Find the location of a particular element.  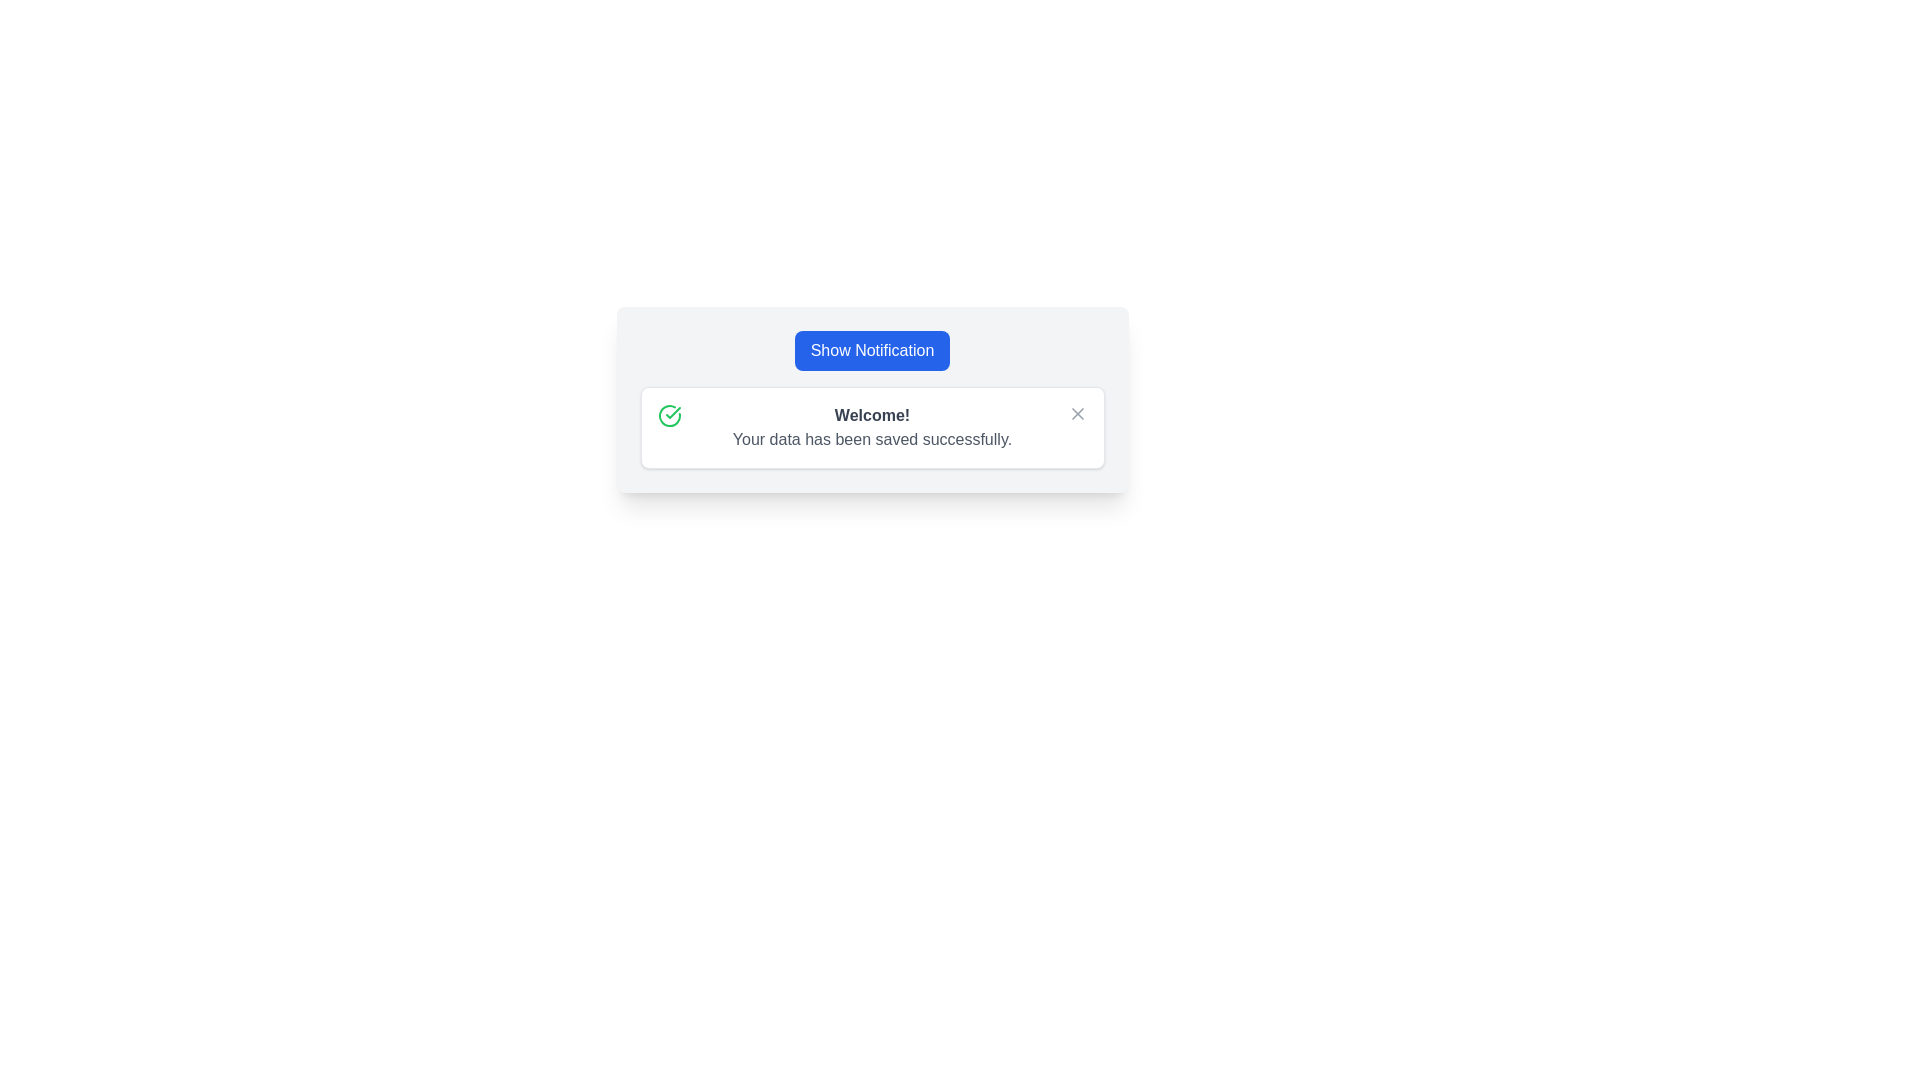

the small gray 'X' icon at the top-right corner of the notification box is located at coordinates (1076, 412).